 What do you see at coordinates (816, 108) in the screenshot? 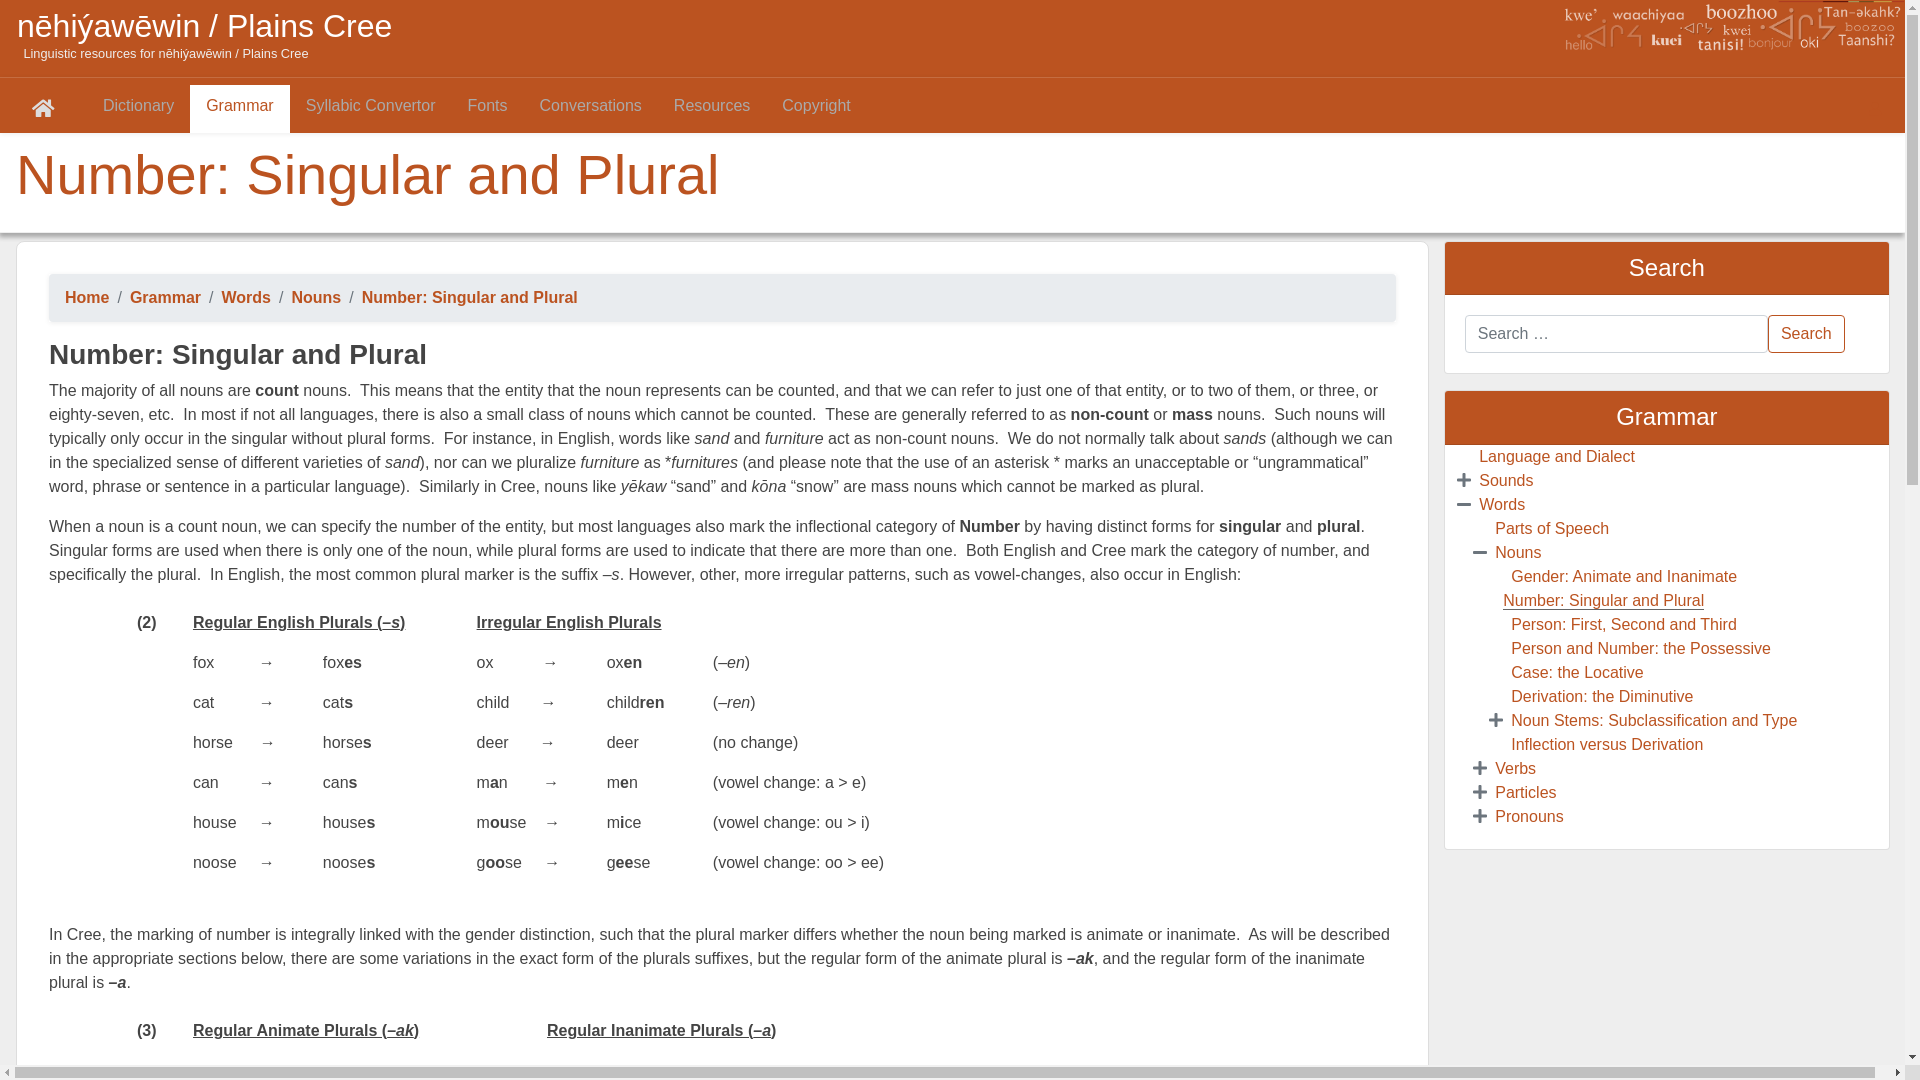
I see `'Copyright'` at bounding box center [816, 108].